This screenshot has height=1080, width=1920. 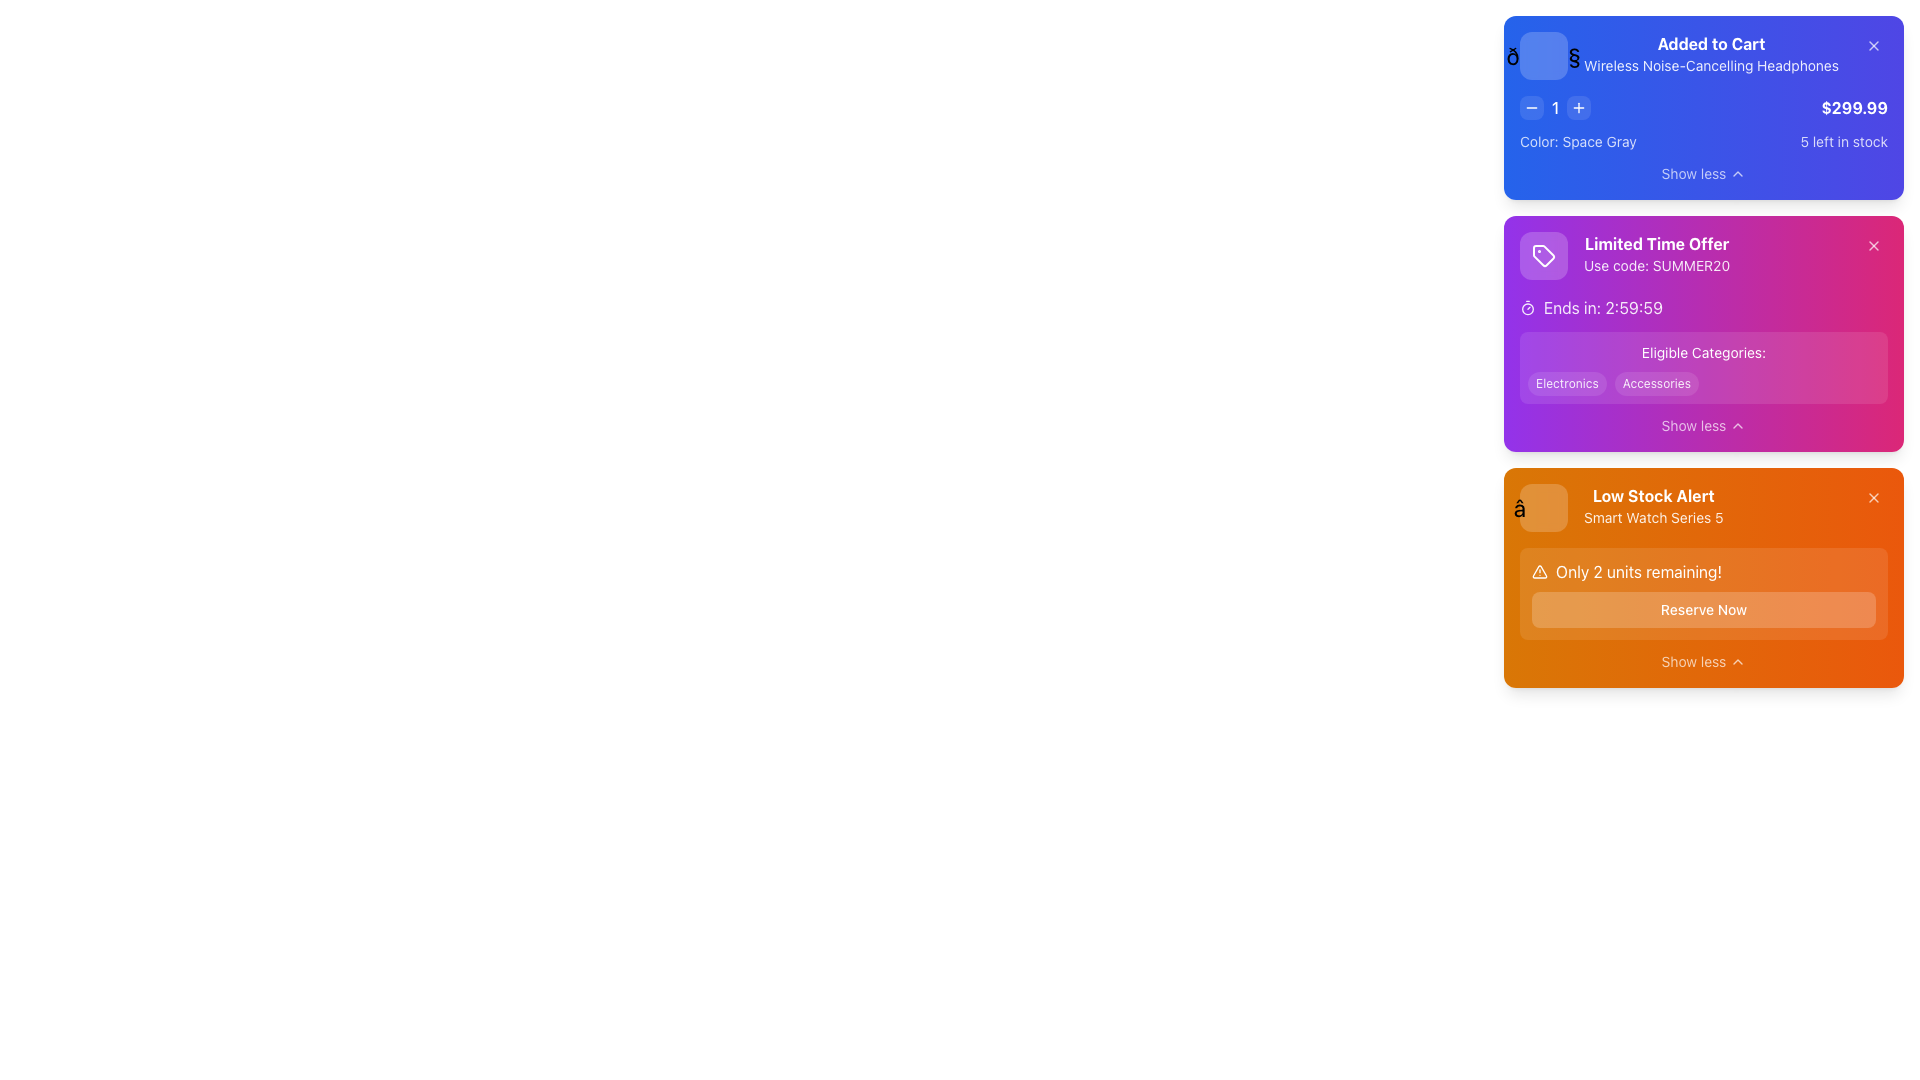 What do you see at coordinates (1679, 55) in the screenshot?
I see `the confirmation message indicating that 'Wireless Noise-Cancelling Headphones' has been added to the cart, located at the top left corner of the blue panel` at bounding box center [1679, 55].